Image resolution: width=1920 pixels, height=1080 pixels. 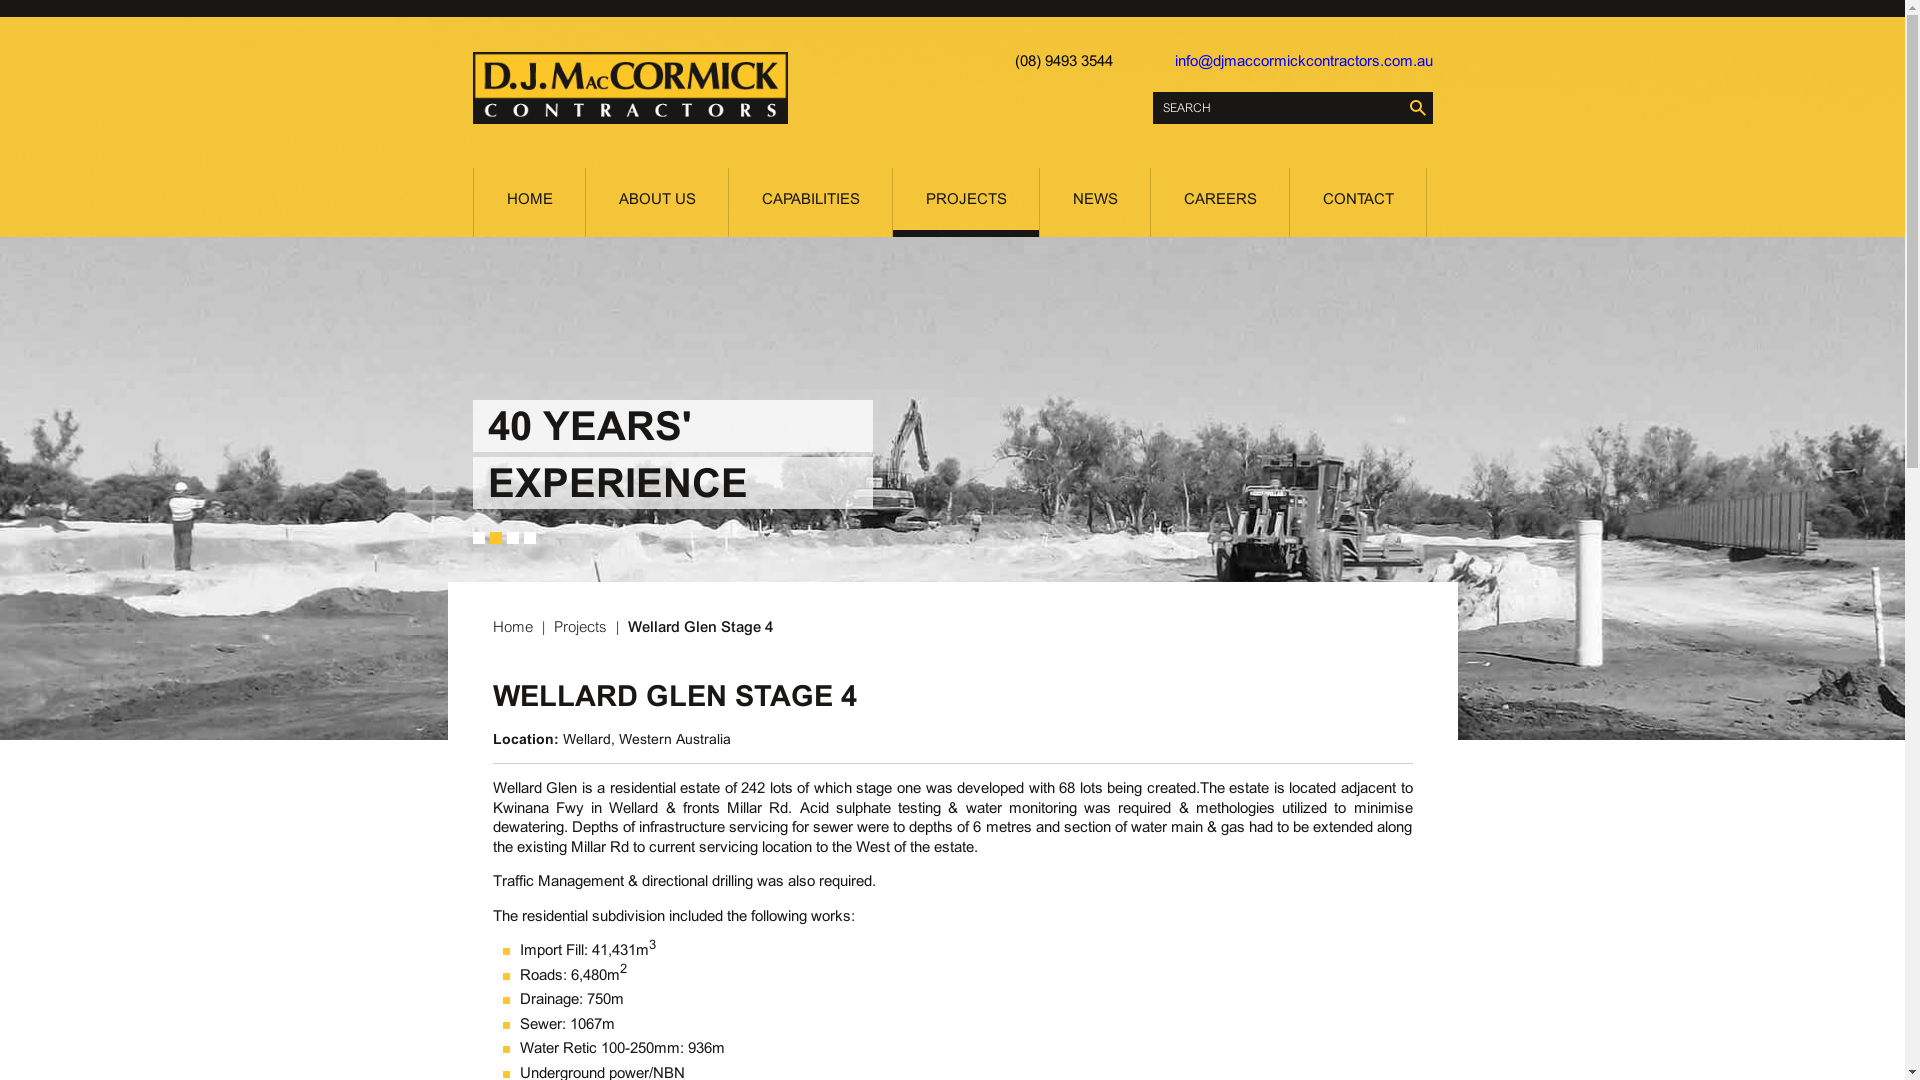 I want to click on 'CAPABILITIES', so click(x=809, y=202).